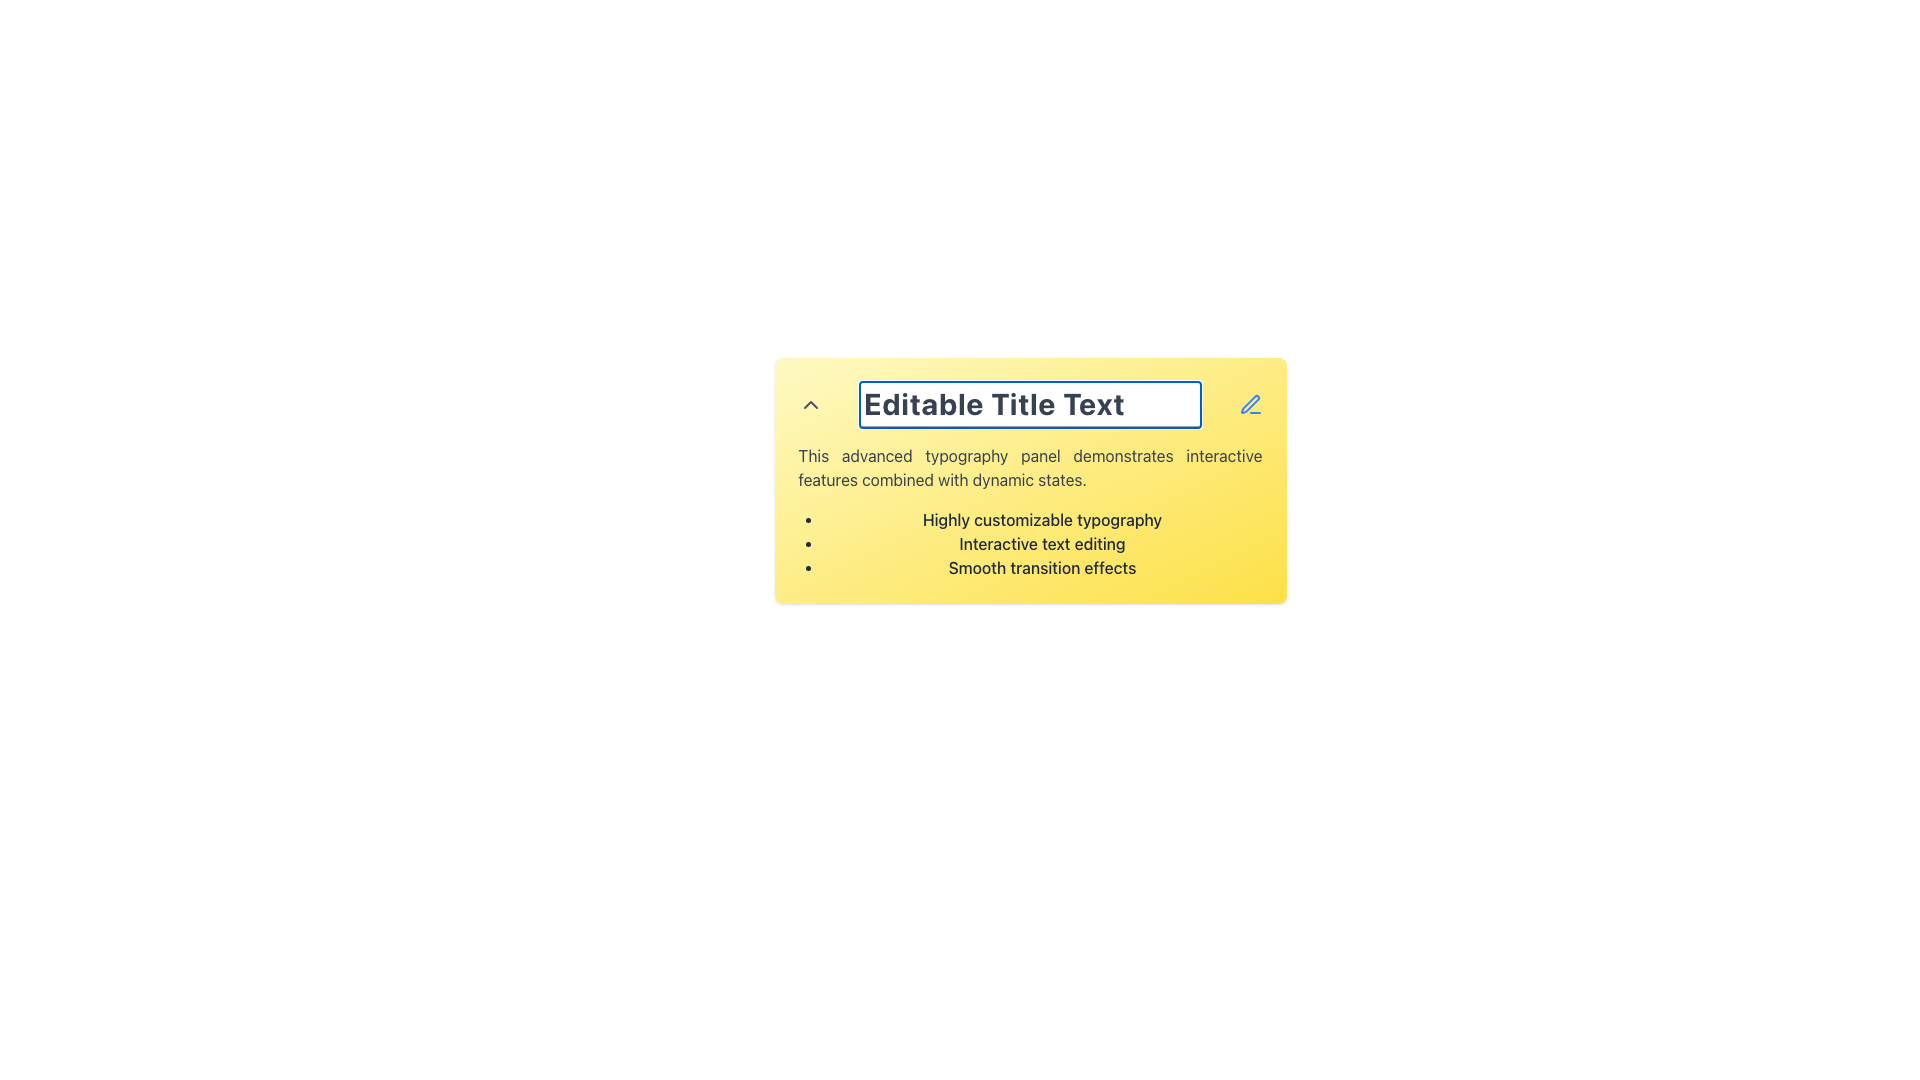 The height and width of the screenshot is (1080, 1920). What do you see at coordinates (1030, 467) in the screenshot?
I see `descriptive text block located directly below the 'Editable Title Text' heading in the yellow panel` at bounding box center [1030, 467].